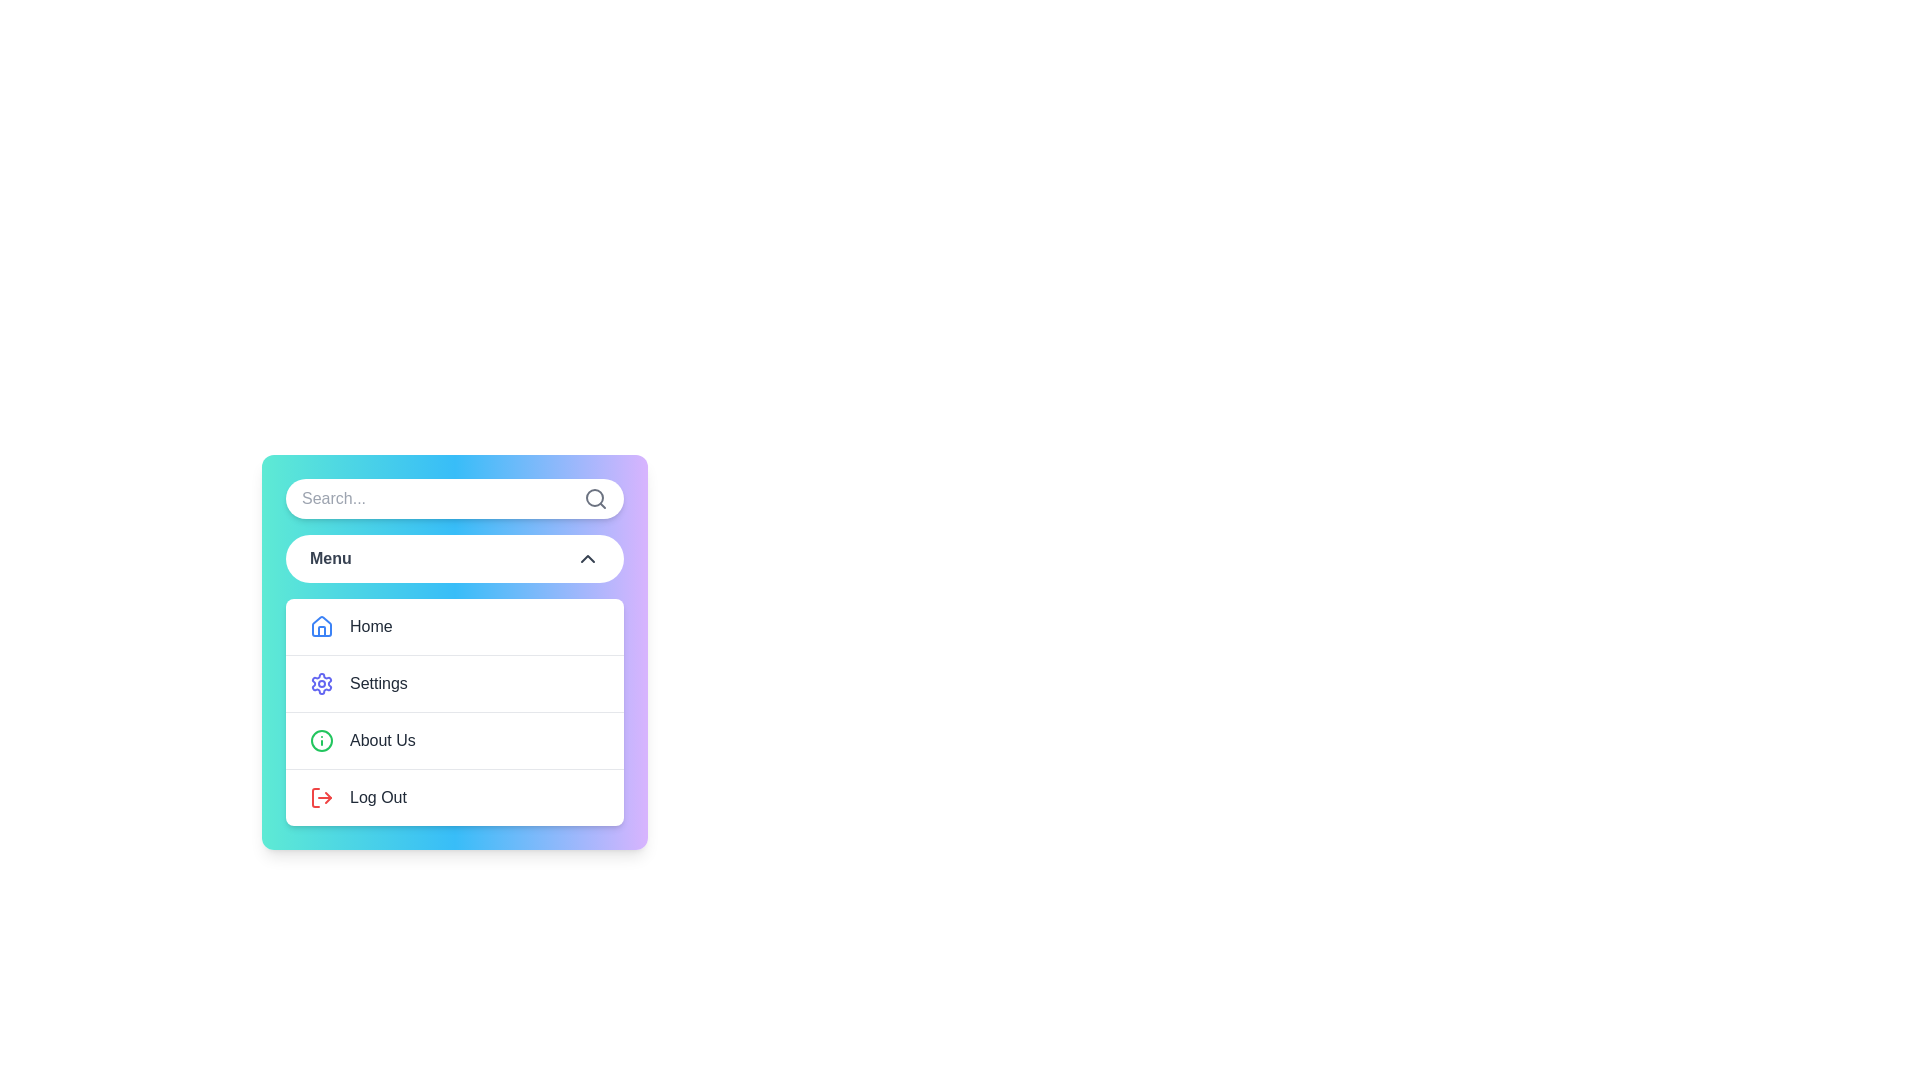  Describe the element at coordinates (321, 797) in the screenshot. I see `the log-out icon, which is a prominent red arrow pointing to the right, located to the left of the 'Log Out' text label in the menu` at that location.